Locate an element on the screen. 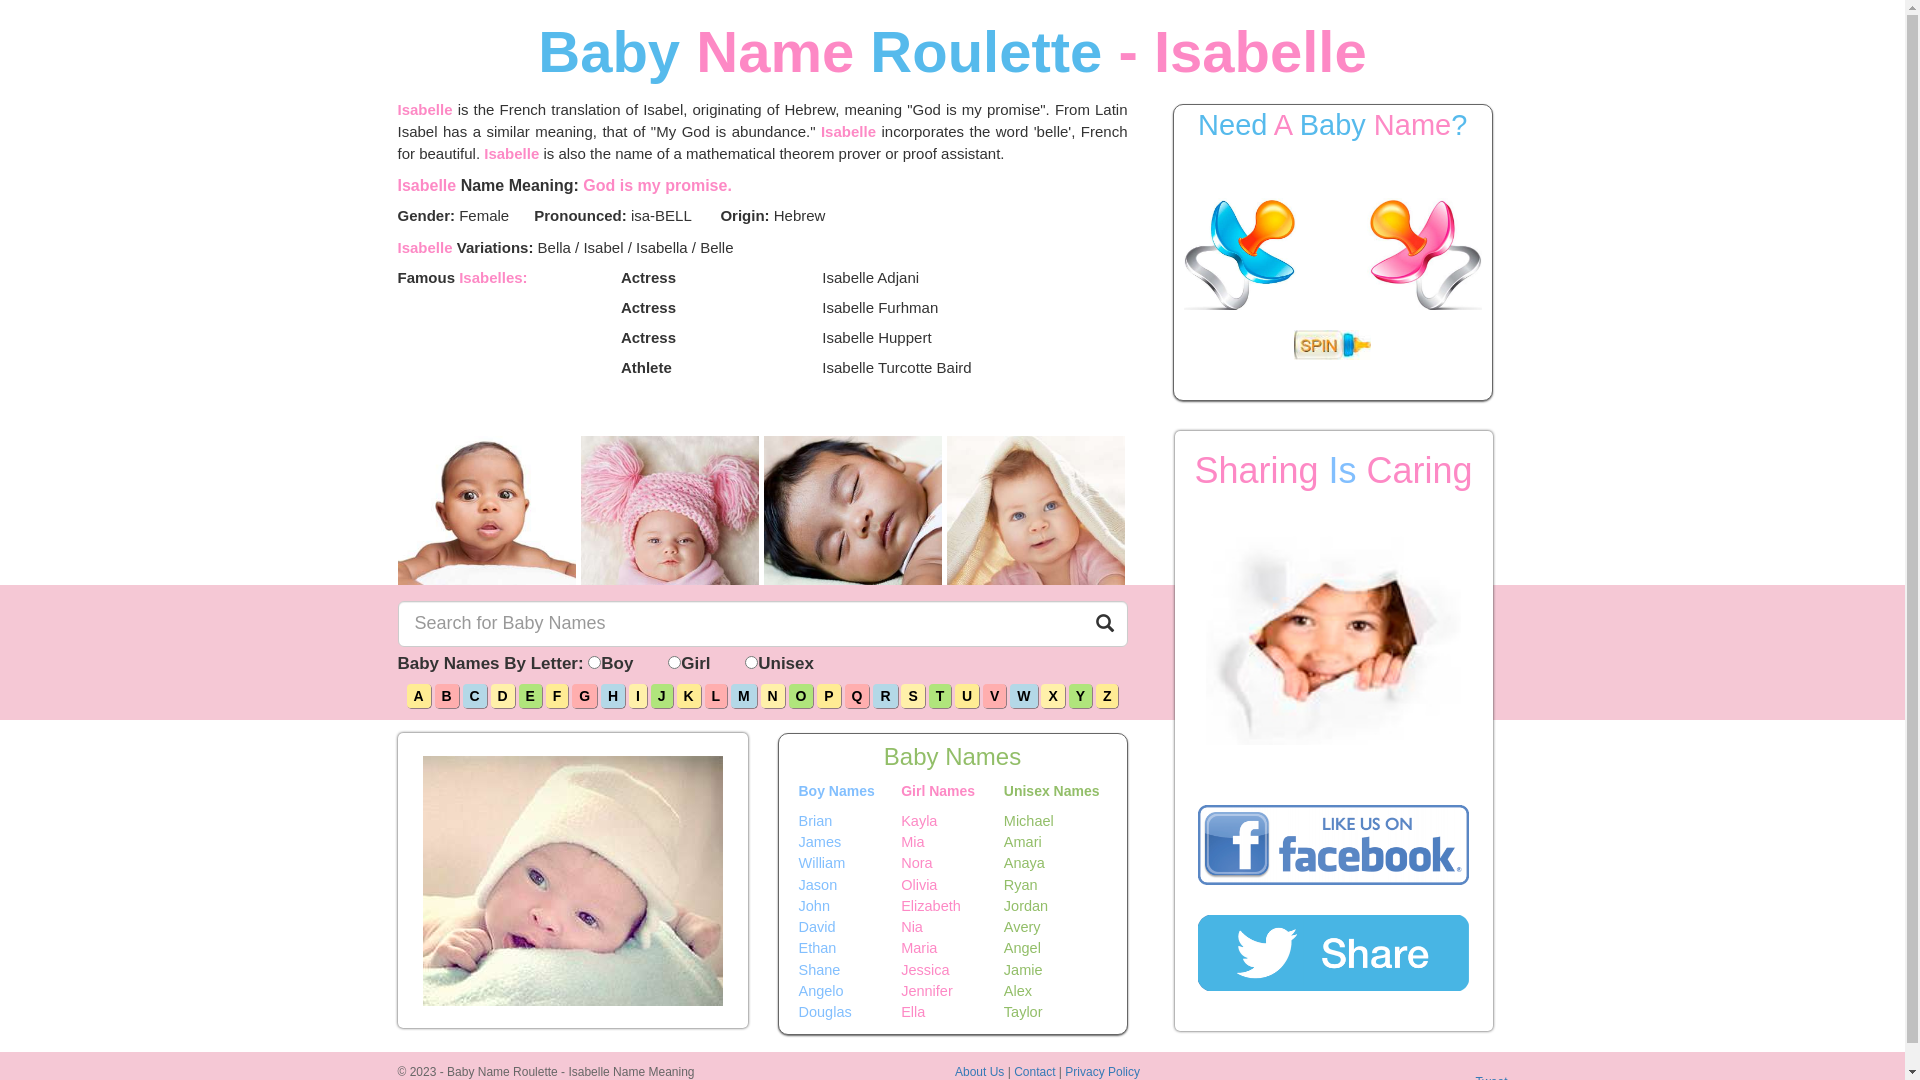 This screenshot has width=1920, height=1080. 'John' is located at coordinates (849, 906).